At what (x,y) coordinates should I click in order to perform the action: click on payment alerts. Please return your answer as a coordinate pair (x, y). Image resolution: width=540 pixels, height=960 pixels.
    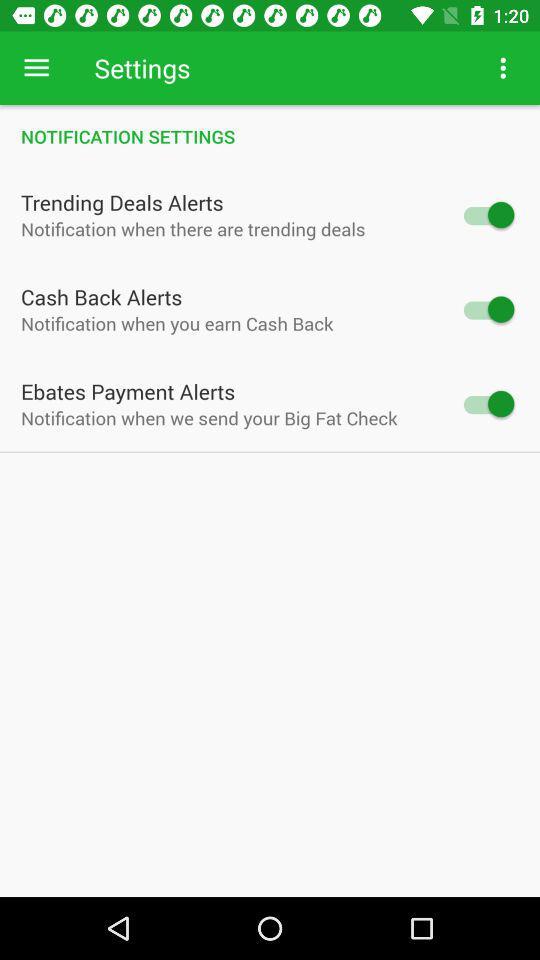
    Looking at the image, I should click on (486, 403).